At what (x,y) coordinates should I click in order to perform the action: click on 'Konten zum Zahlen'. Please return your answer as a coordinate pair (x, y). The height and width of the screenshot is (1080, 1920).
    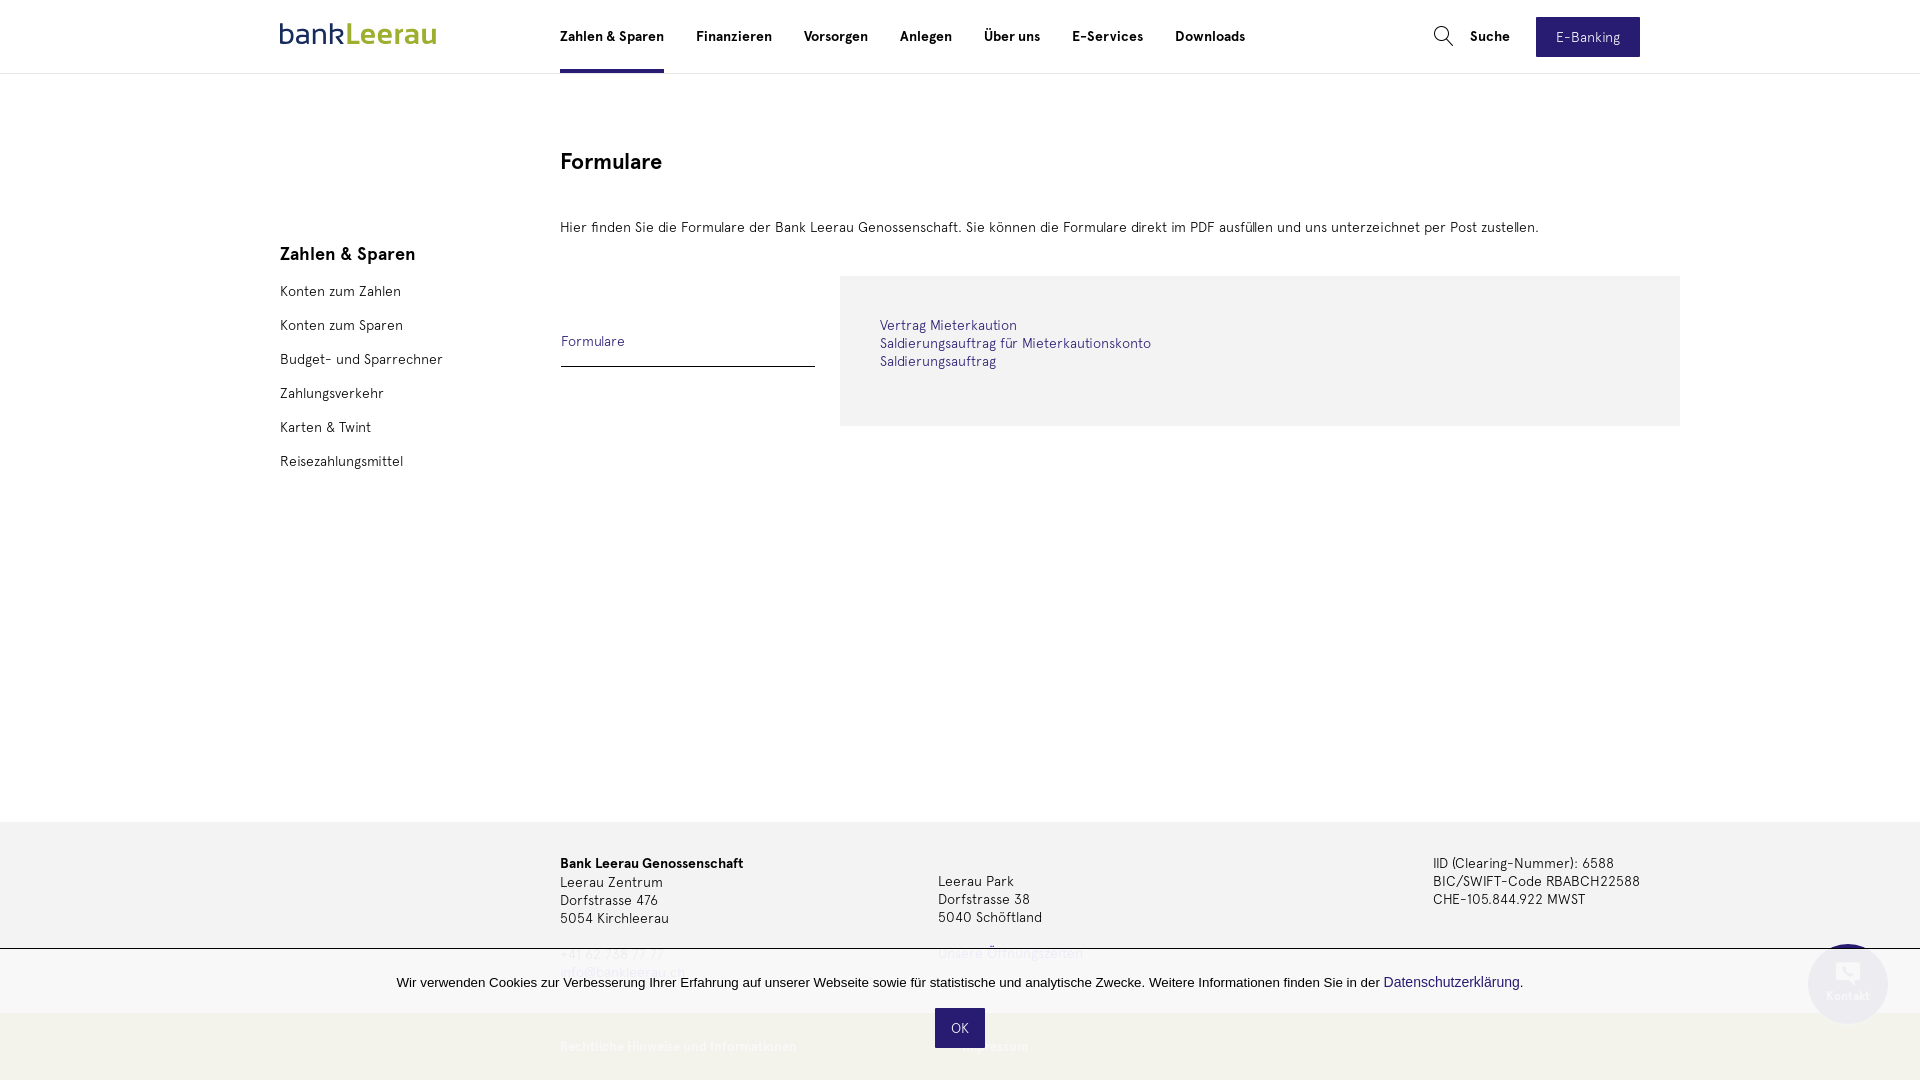
    Looking at the image, I should click on (340, 290).